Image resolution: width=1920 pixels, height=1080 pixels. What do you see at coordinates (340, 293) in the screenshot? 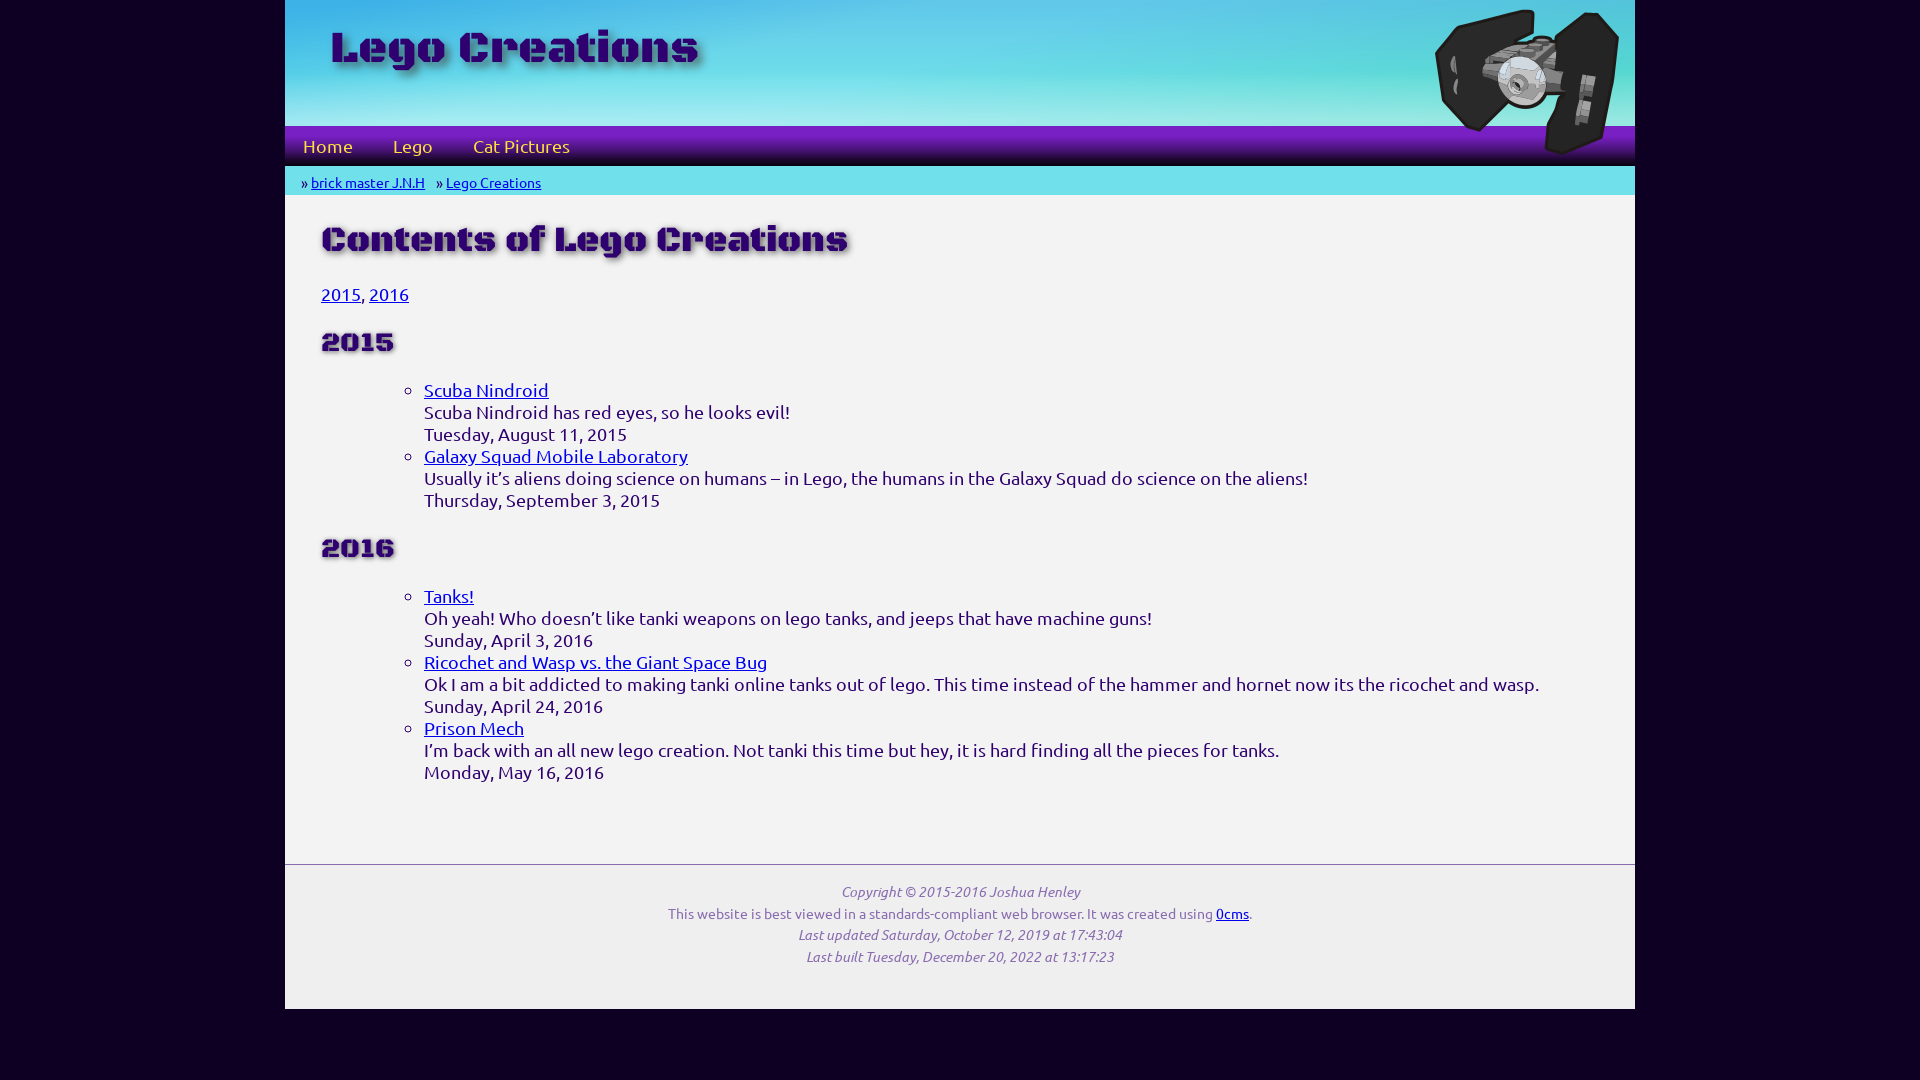
I see `'2015'` at bounding box center [340, 293].